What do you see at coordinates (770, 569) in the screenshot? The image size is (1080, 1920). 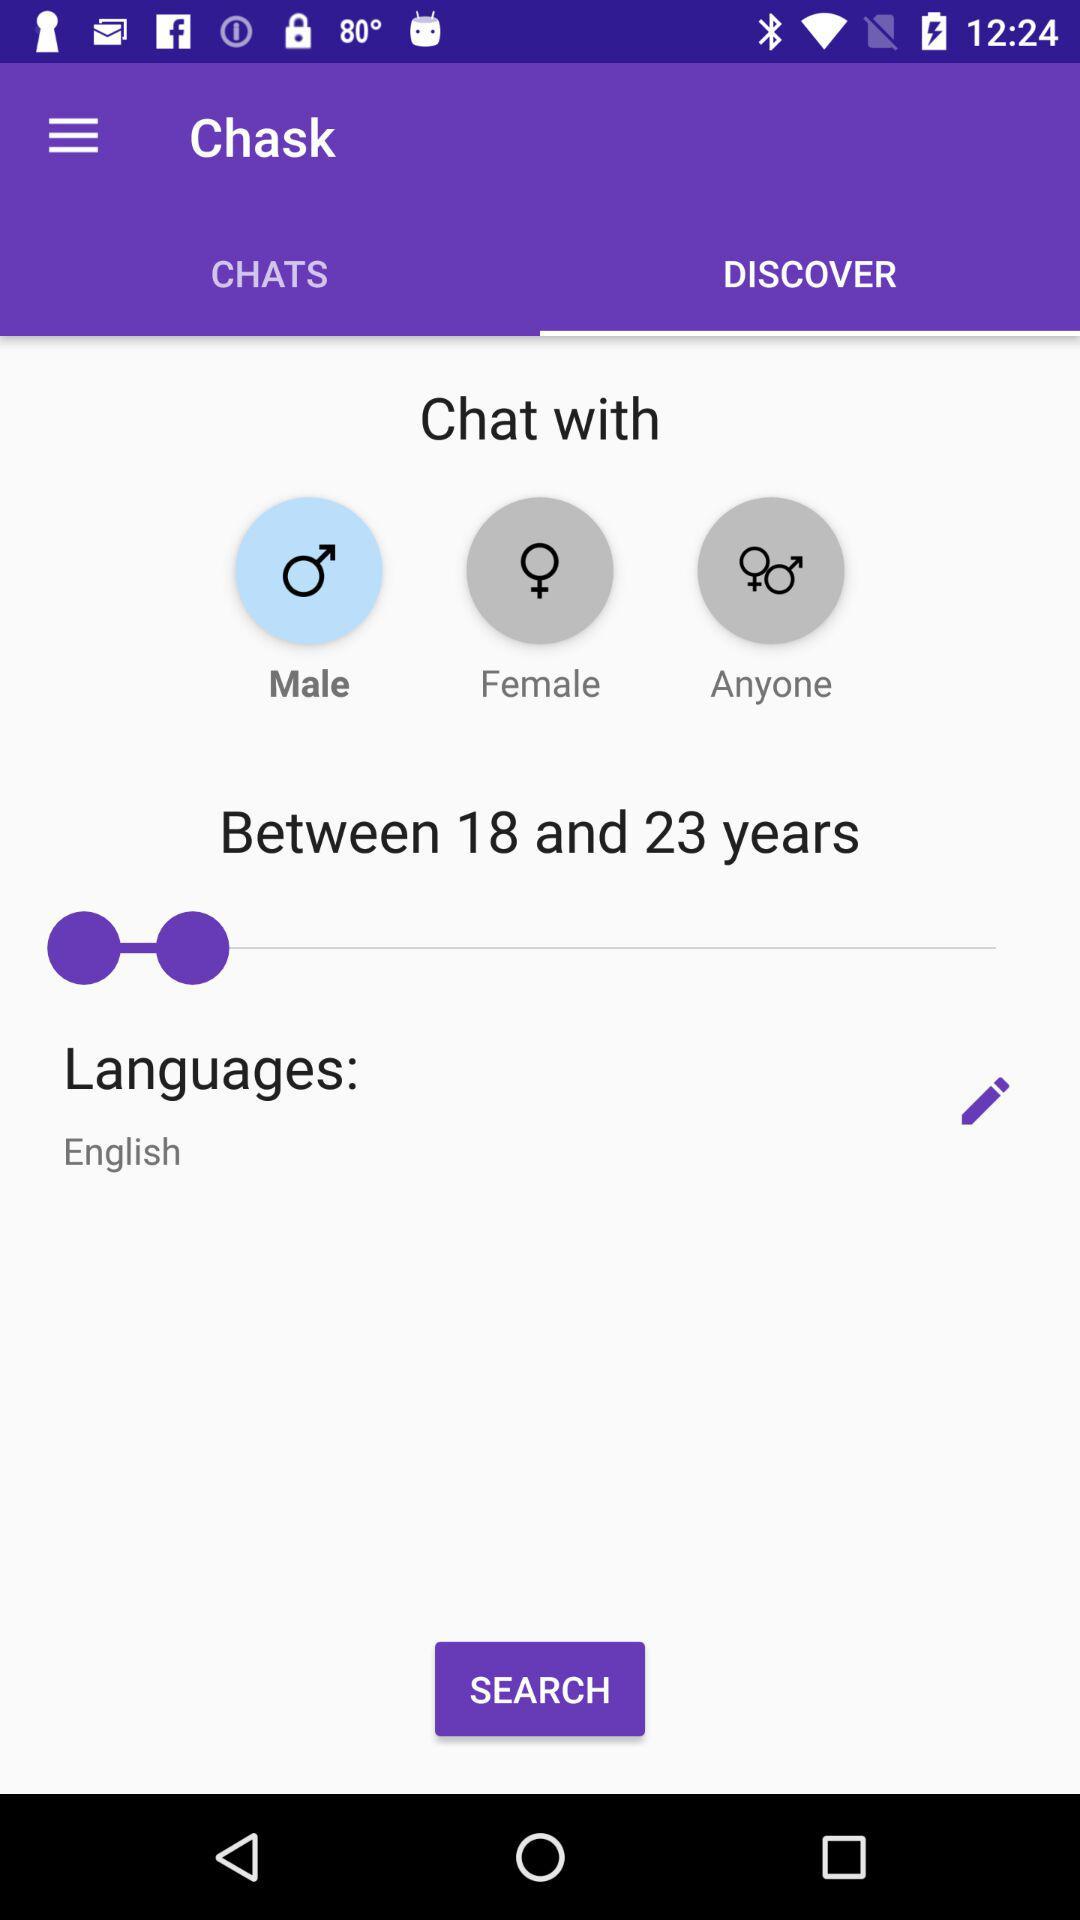 I see `chat with anyone` at bounding box center [770, 569].